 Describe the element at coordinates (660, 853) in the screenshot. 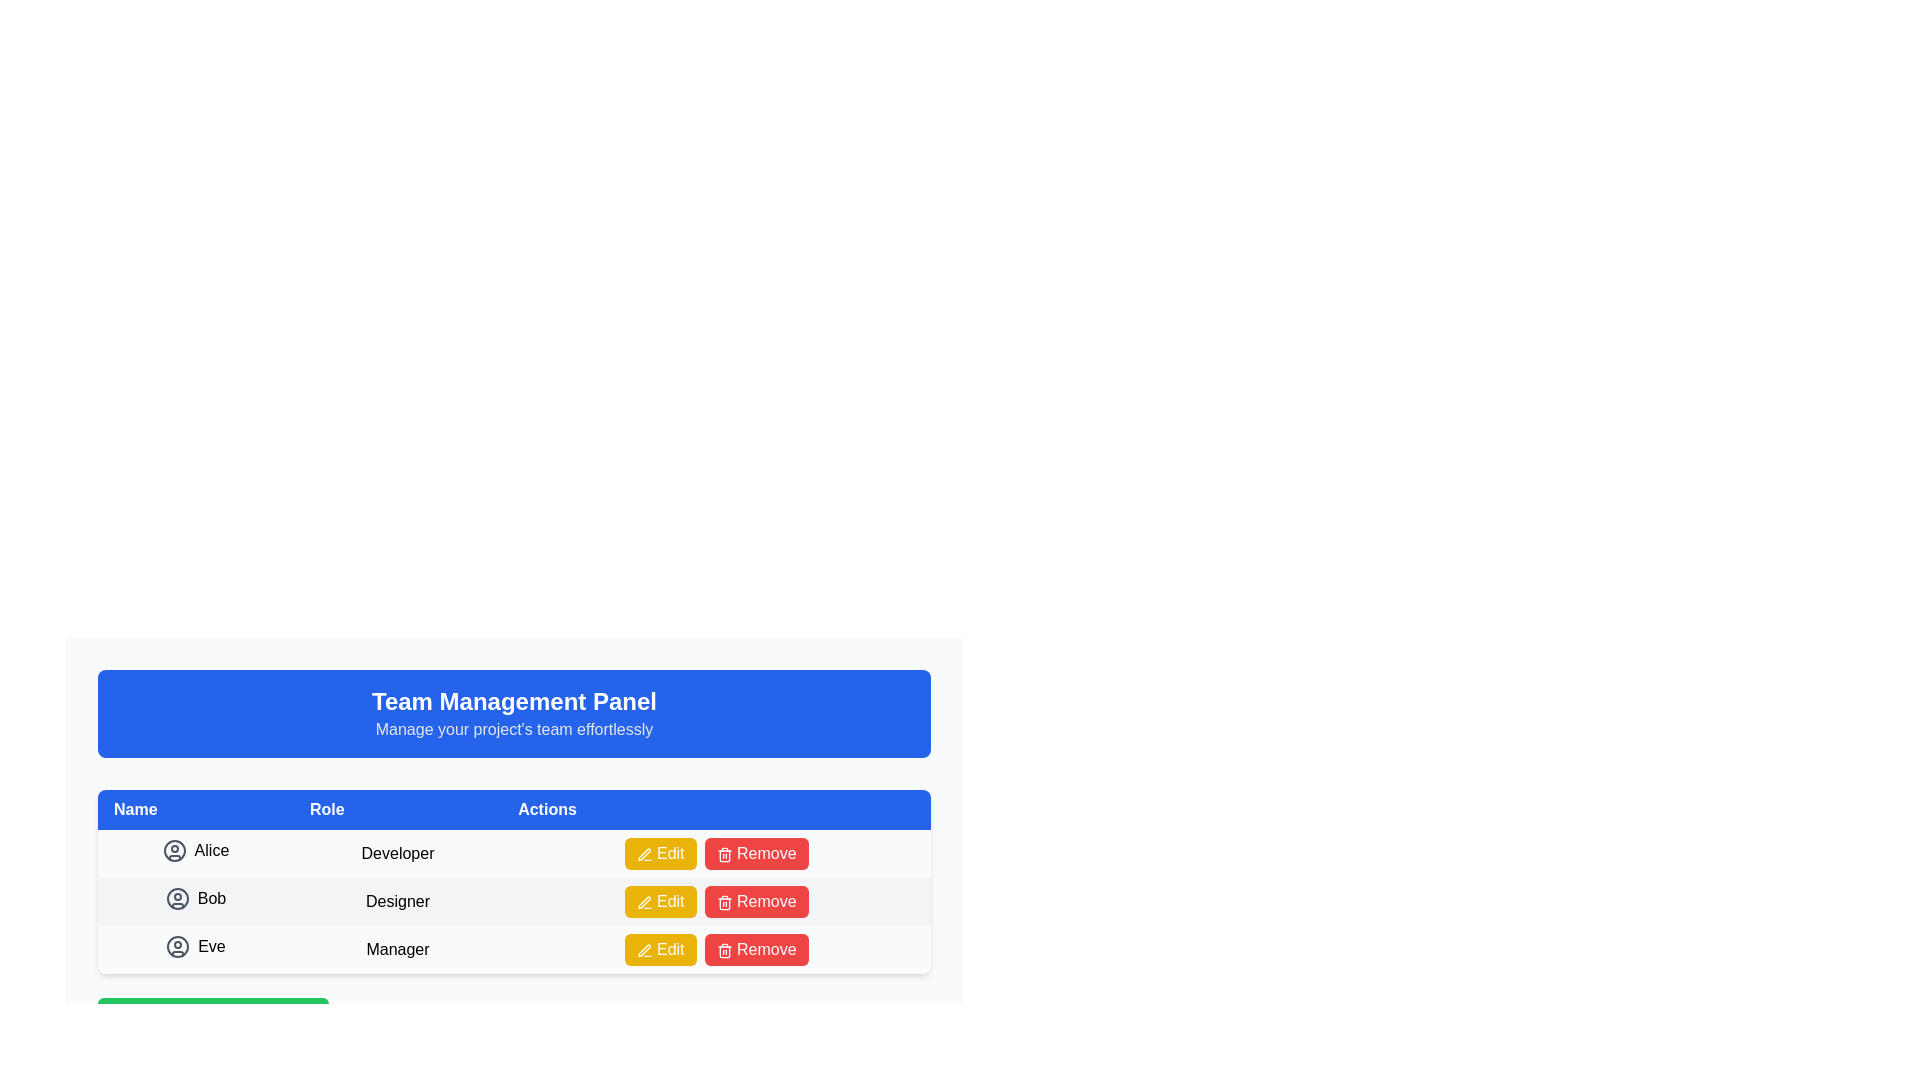

I see `the 'Edit' button located in the 'Actions' column of the table's first row for the 'Developer' role to change its background color to a darker shade of yellow` at that location.